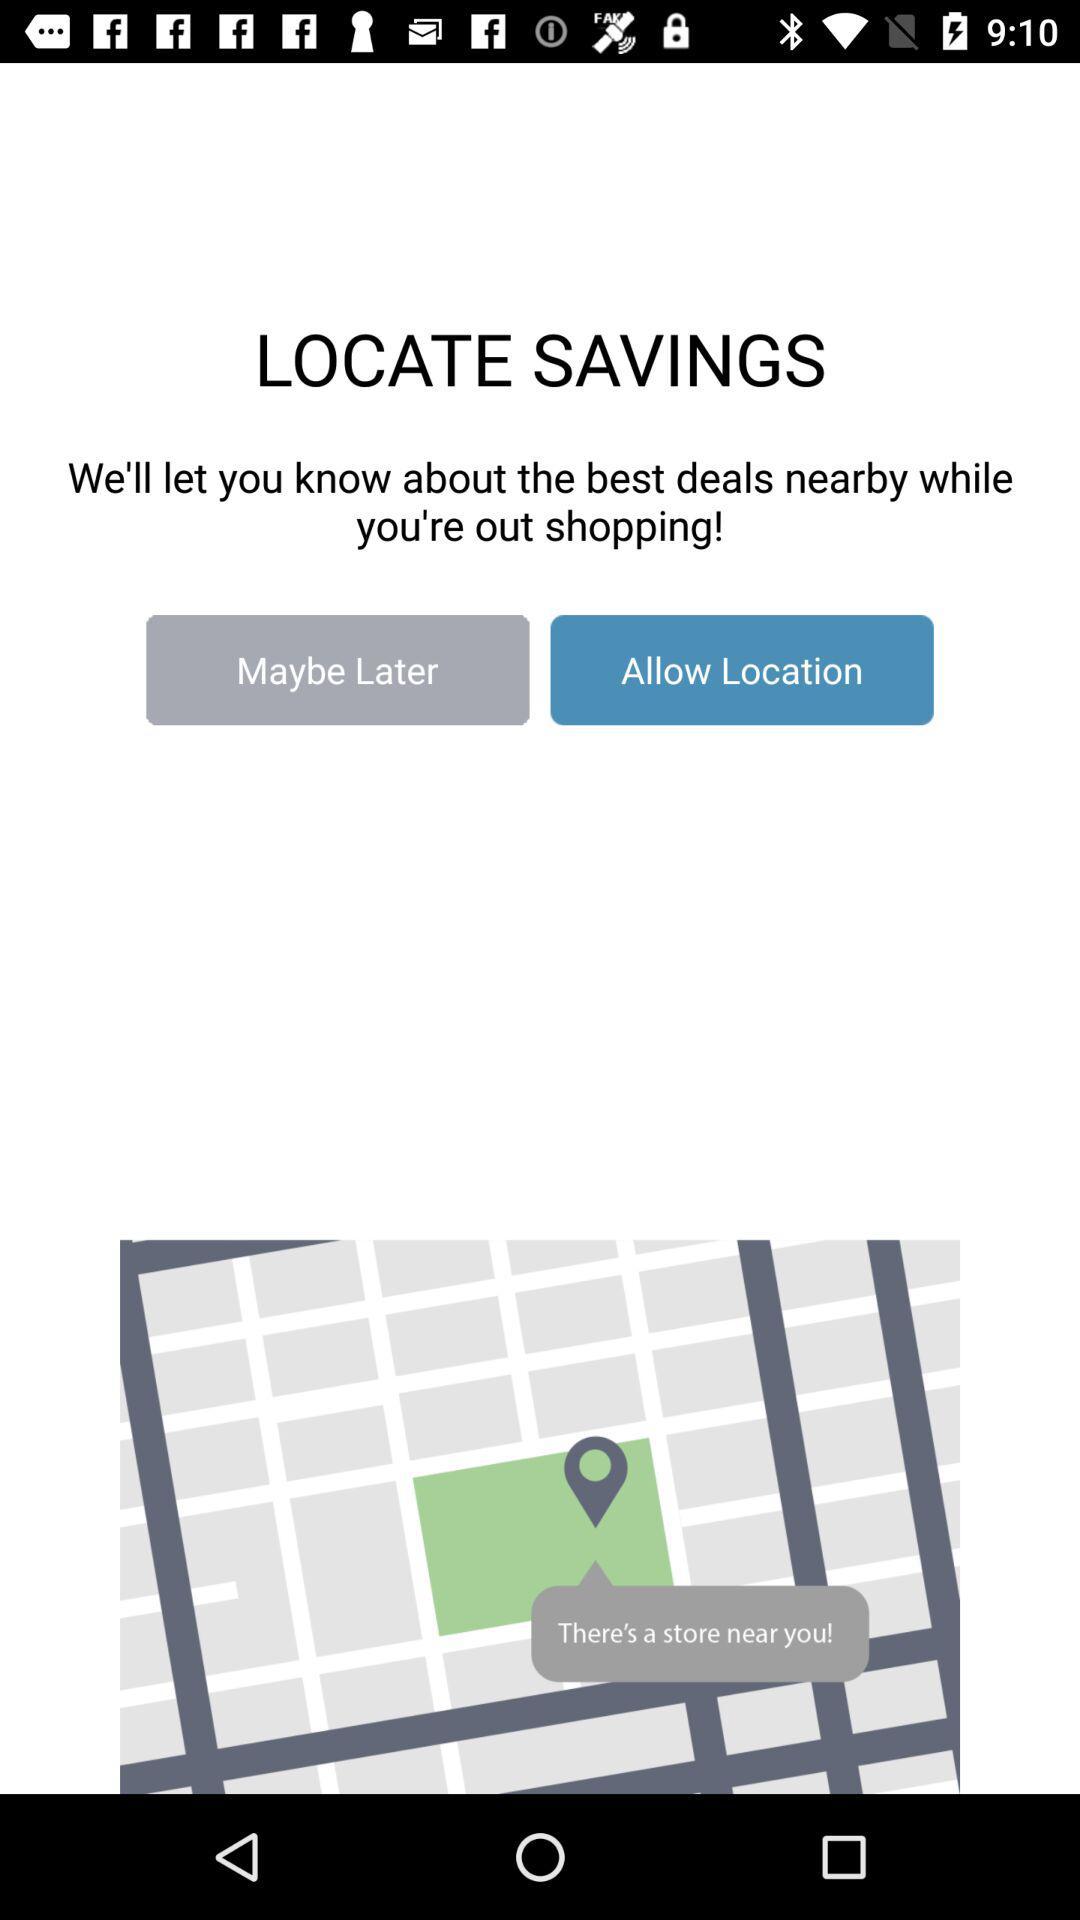  I want to click on maybe later item, so click(336, 670).